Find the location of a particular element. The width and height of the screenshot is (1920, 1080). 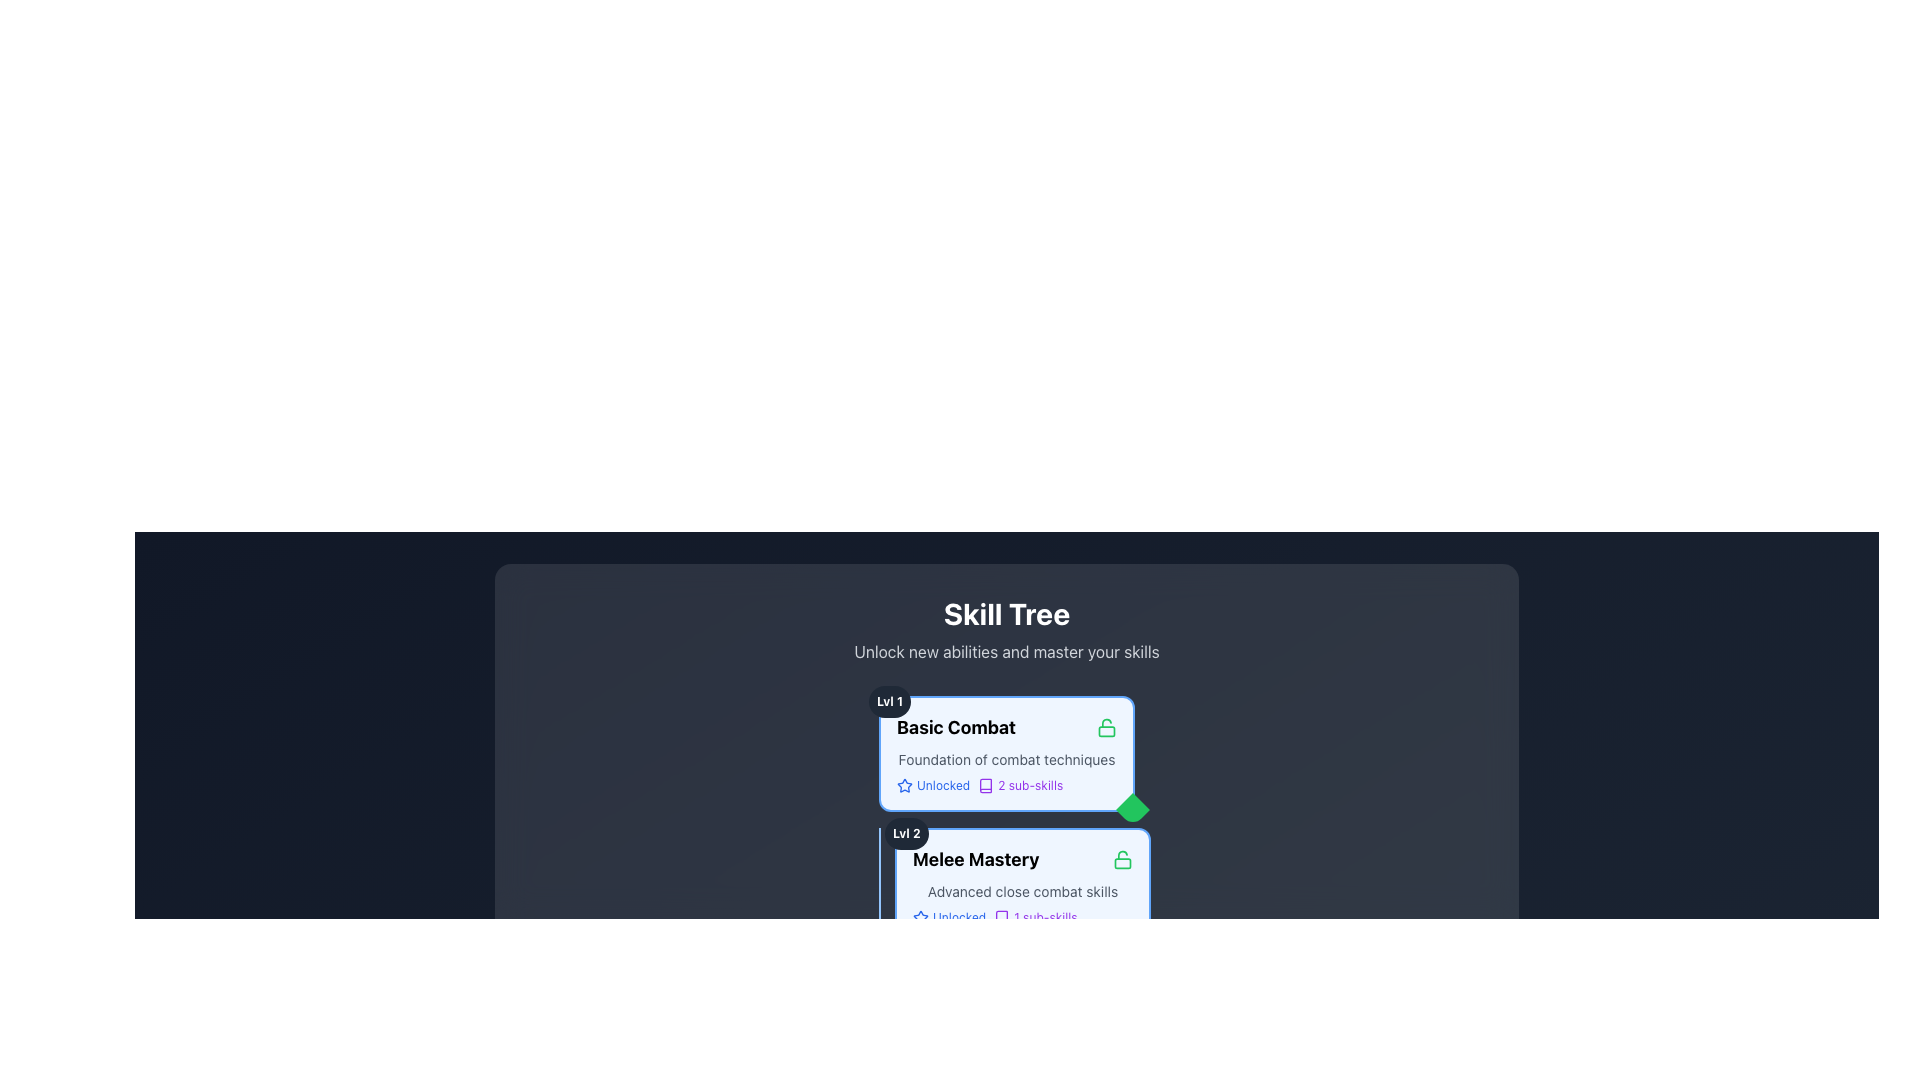

the static text element displaying '2 sub-skills', which is styled in a purple font and located next to the book icon within the 'Basic Combat' skill card is located at coordinates (1030, 785).